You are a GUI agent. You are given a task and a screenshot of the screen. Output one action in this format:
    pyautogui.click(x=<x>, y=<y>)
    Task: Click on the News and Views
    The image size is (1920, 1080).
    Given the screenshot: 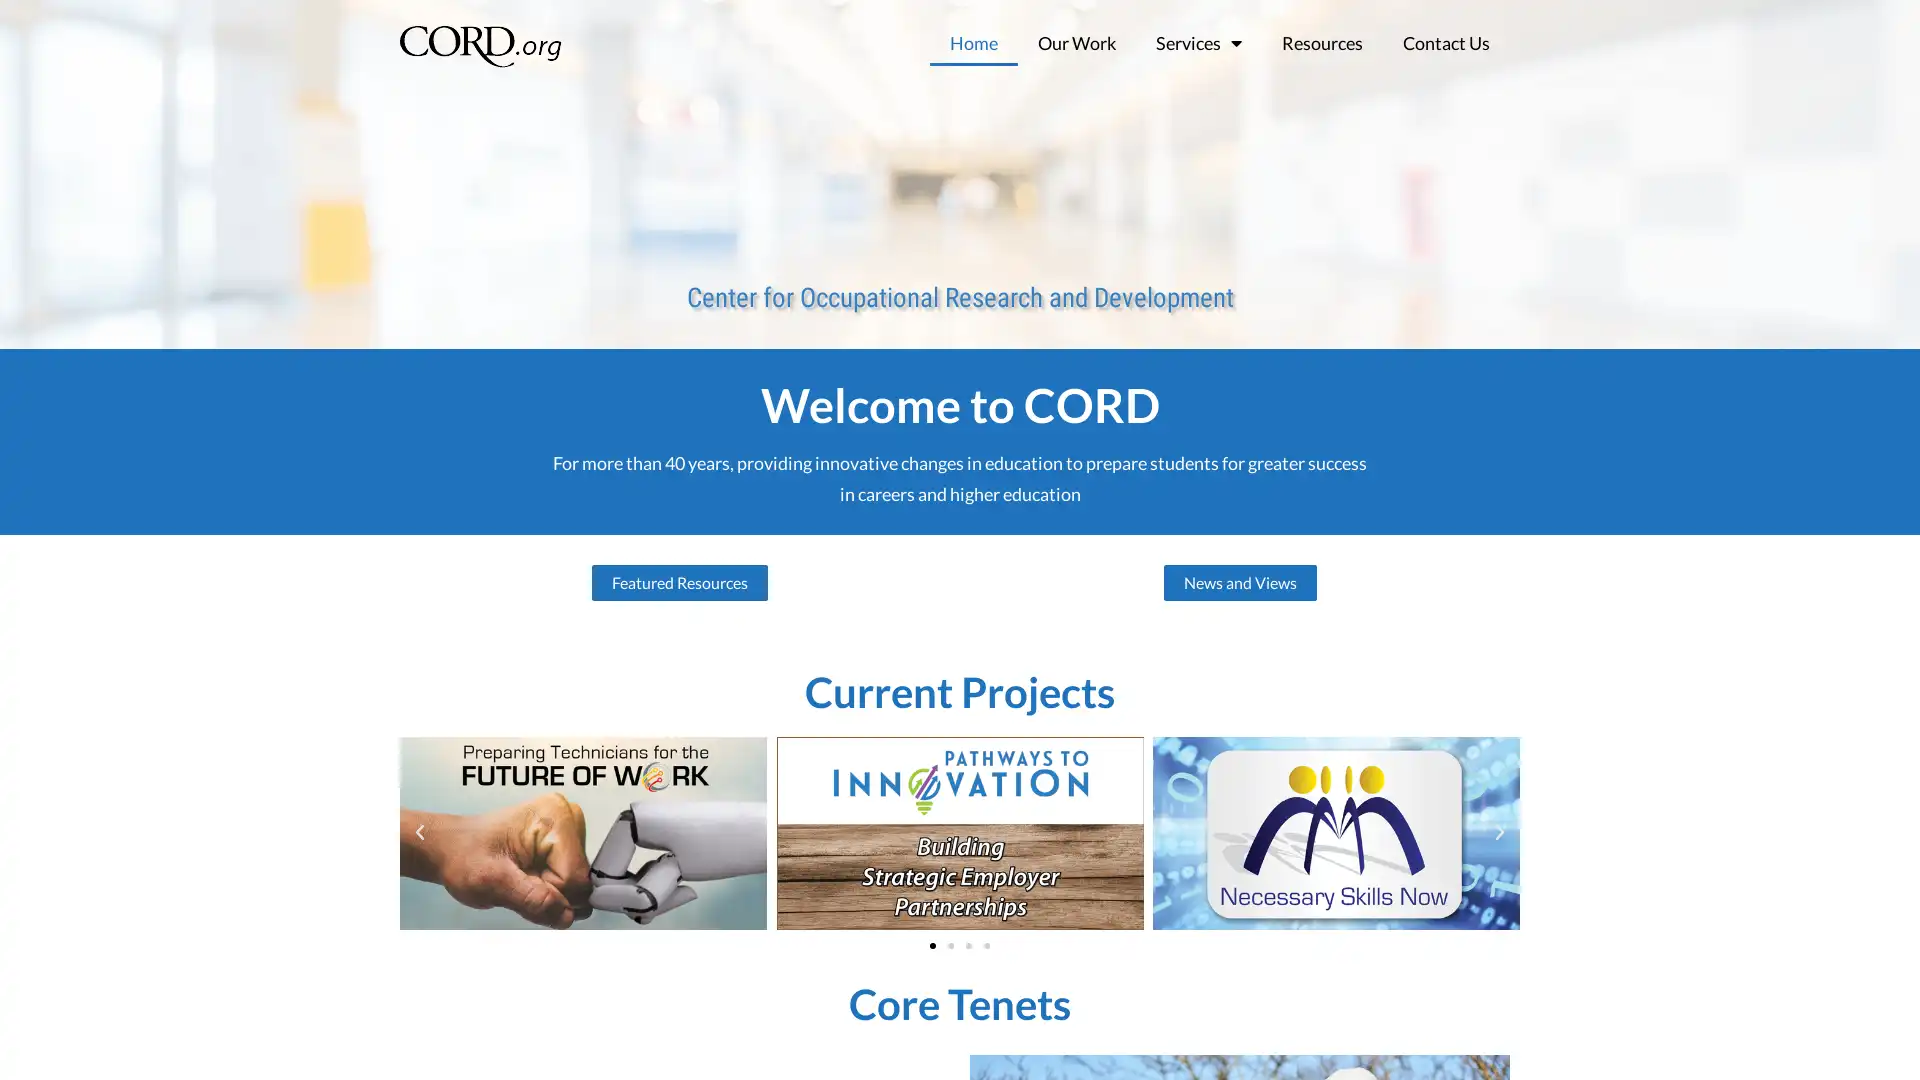 What is the action you would take?
    pyautogui.click(x=1238, y=582)
    